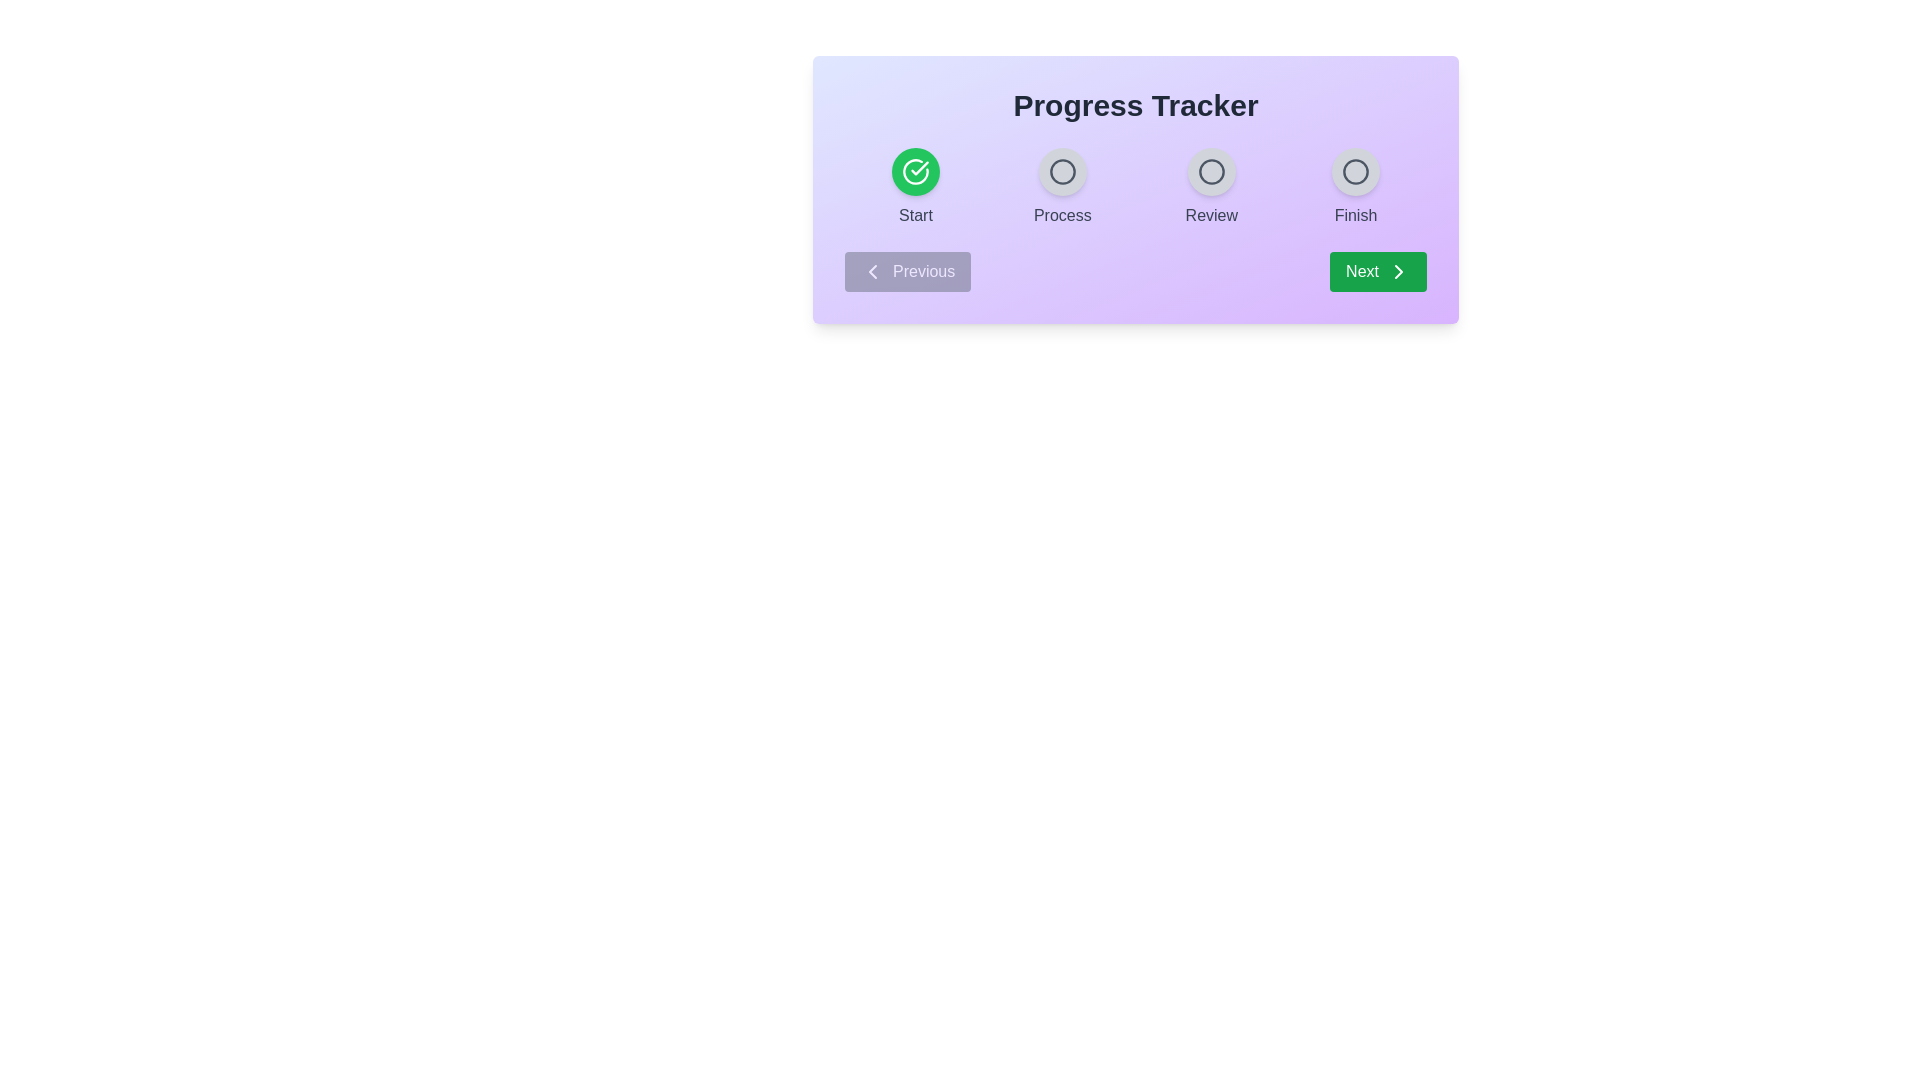  Describe the element at coordinates (1355, 216) in the screenshot. I see `the text label that indicates the final milestone in the progress tracker, located directly below the circular icon component and aligned with the steps 'Process', 'Review', and 'Finish'` at that location.